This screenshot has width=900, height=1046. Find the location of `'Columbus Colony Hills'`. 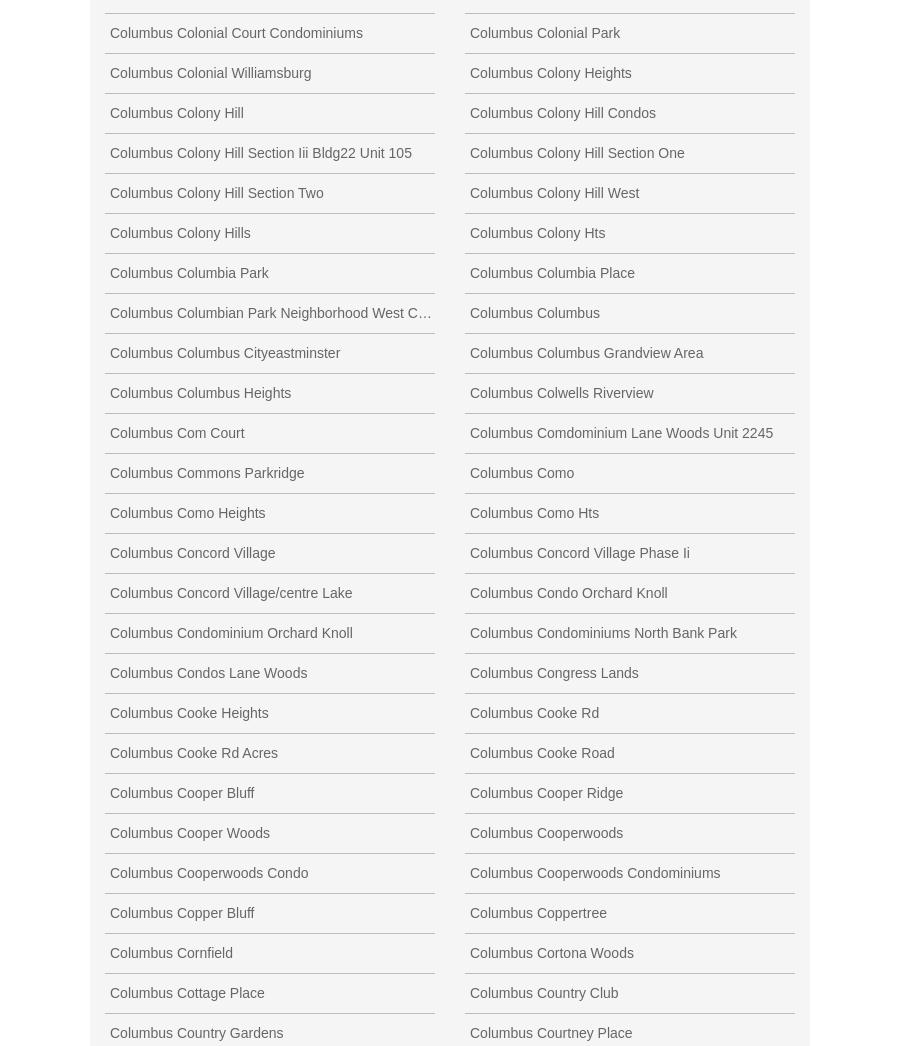

'Columbus Colony Hills' is located at coordinates (180, 231).